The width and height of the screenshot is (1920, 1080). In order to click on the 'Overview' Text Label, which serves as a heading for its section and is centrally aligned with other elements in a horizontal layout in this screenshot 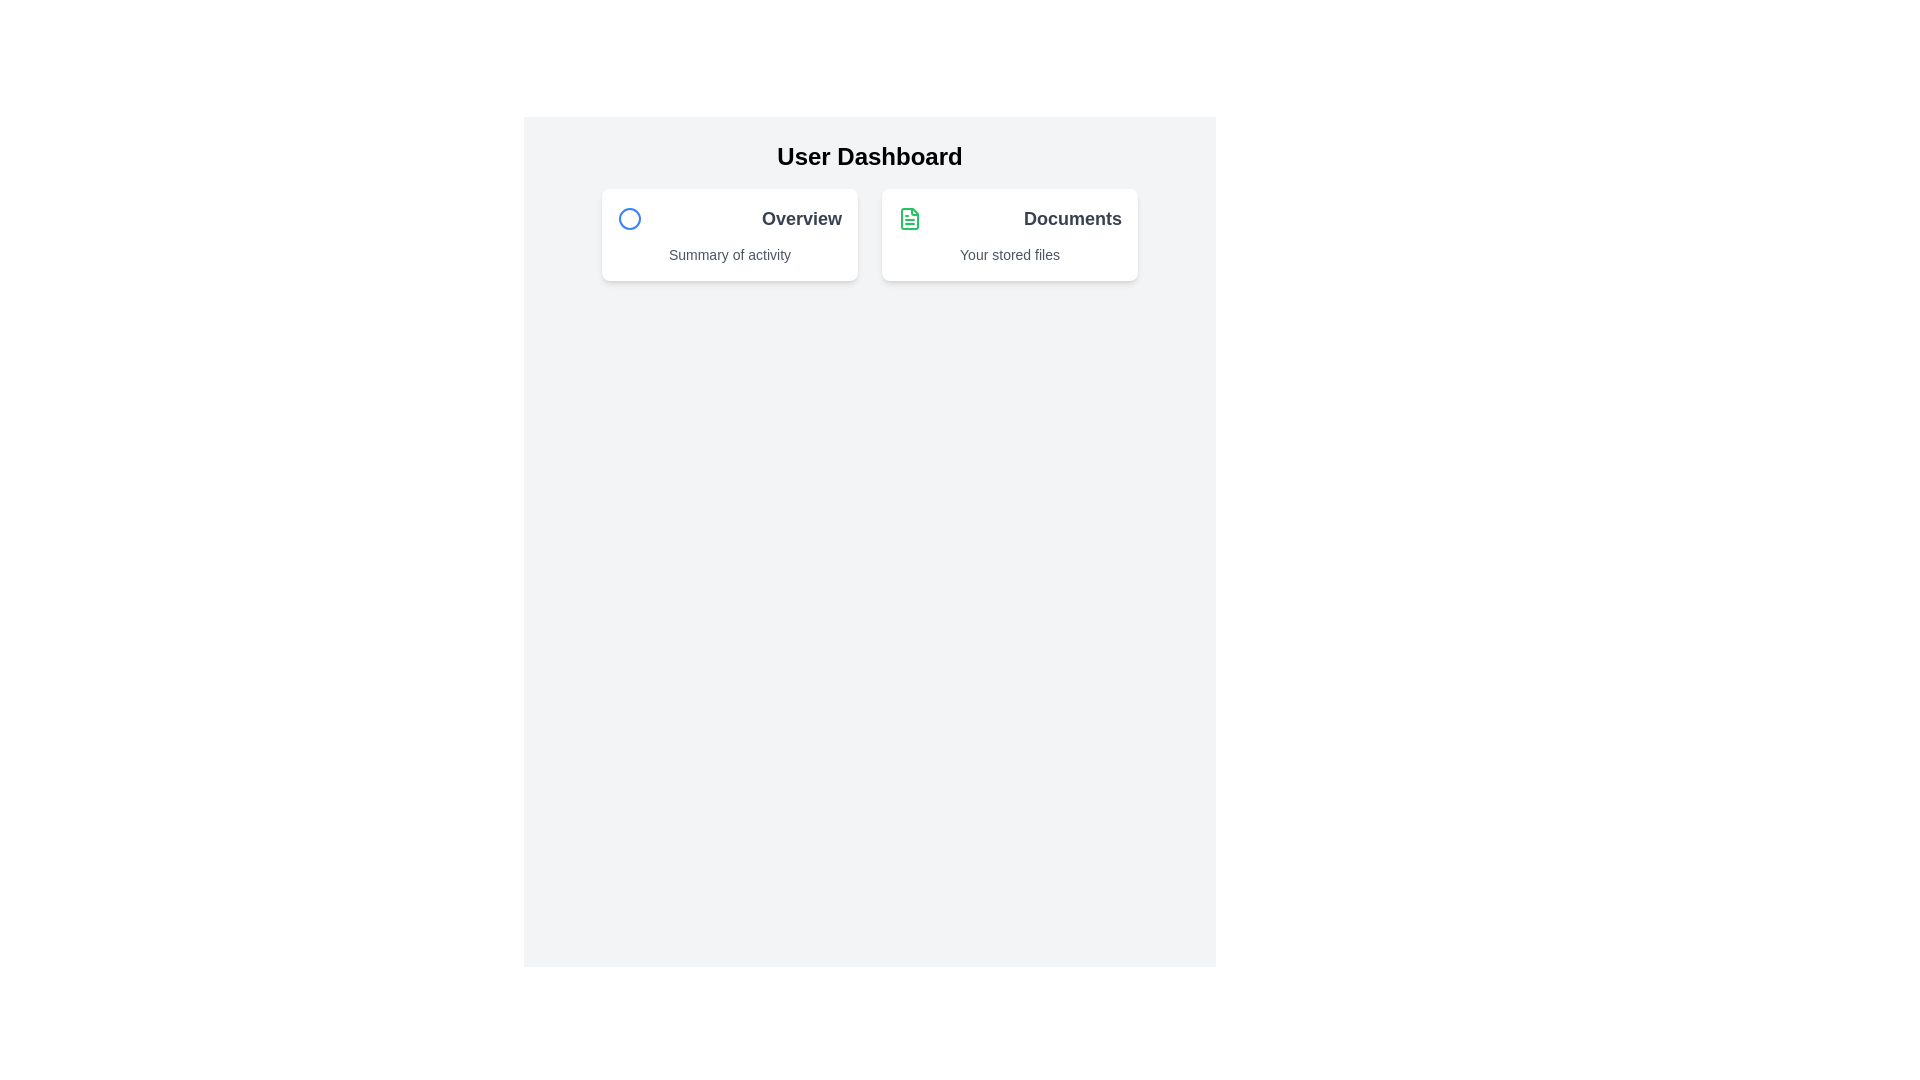, I will do `click(801, 219)`.